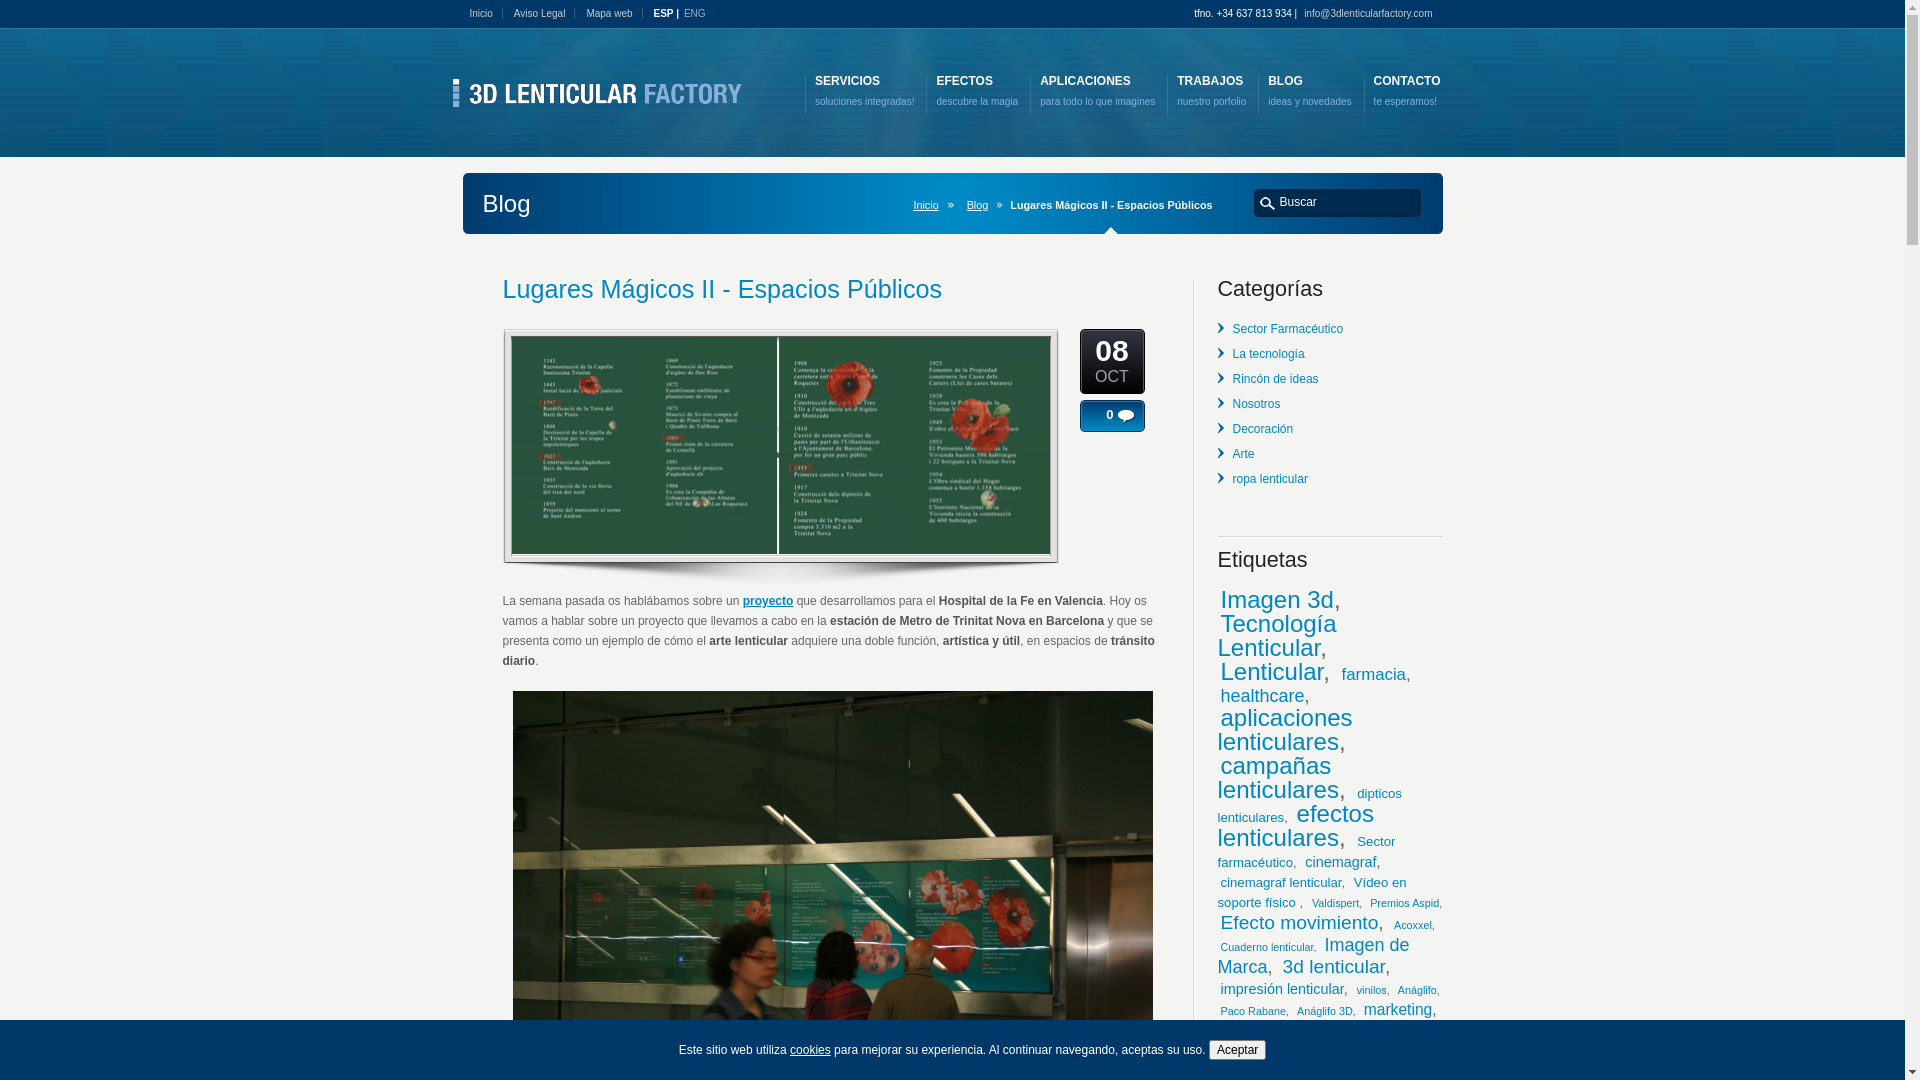  What do you see at coordinates (1271, 1030) in the screenshot?
I see `'marketing offline'` at bounding box center [1271, 1030].